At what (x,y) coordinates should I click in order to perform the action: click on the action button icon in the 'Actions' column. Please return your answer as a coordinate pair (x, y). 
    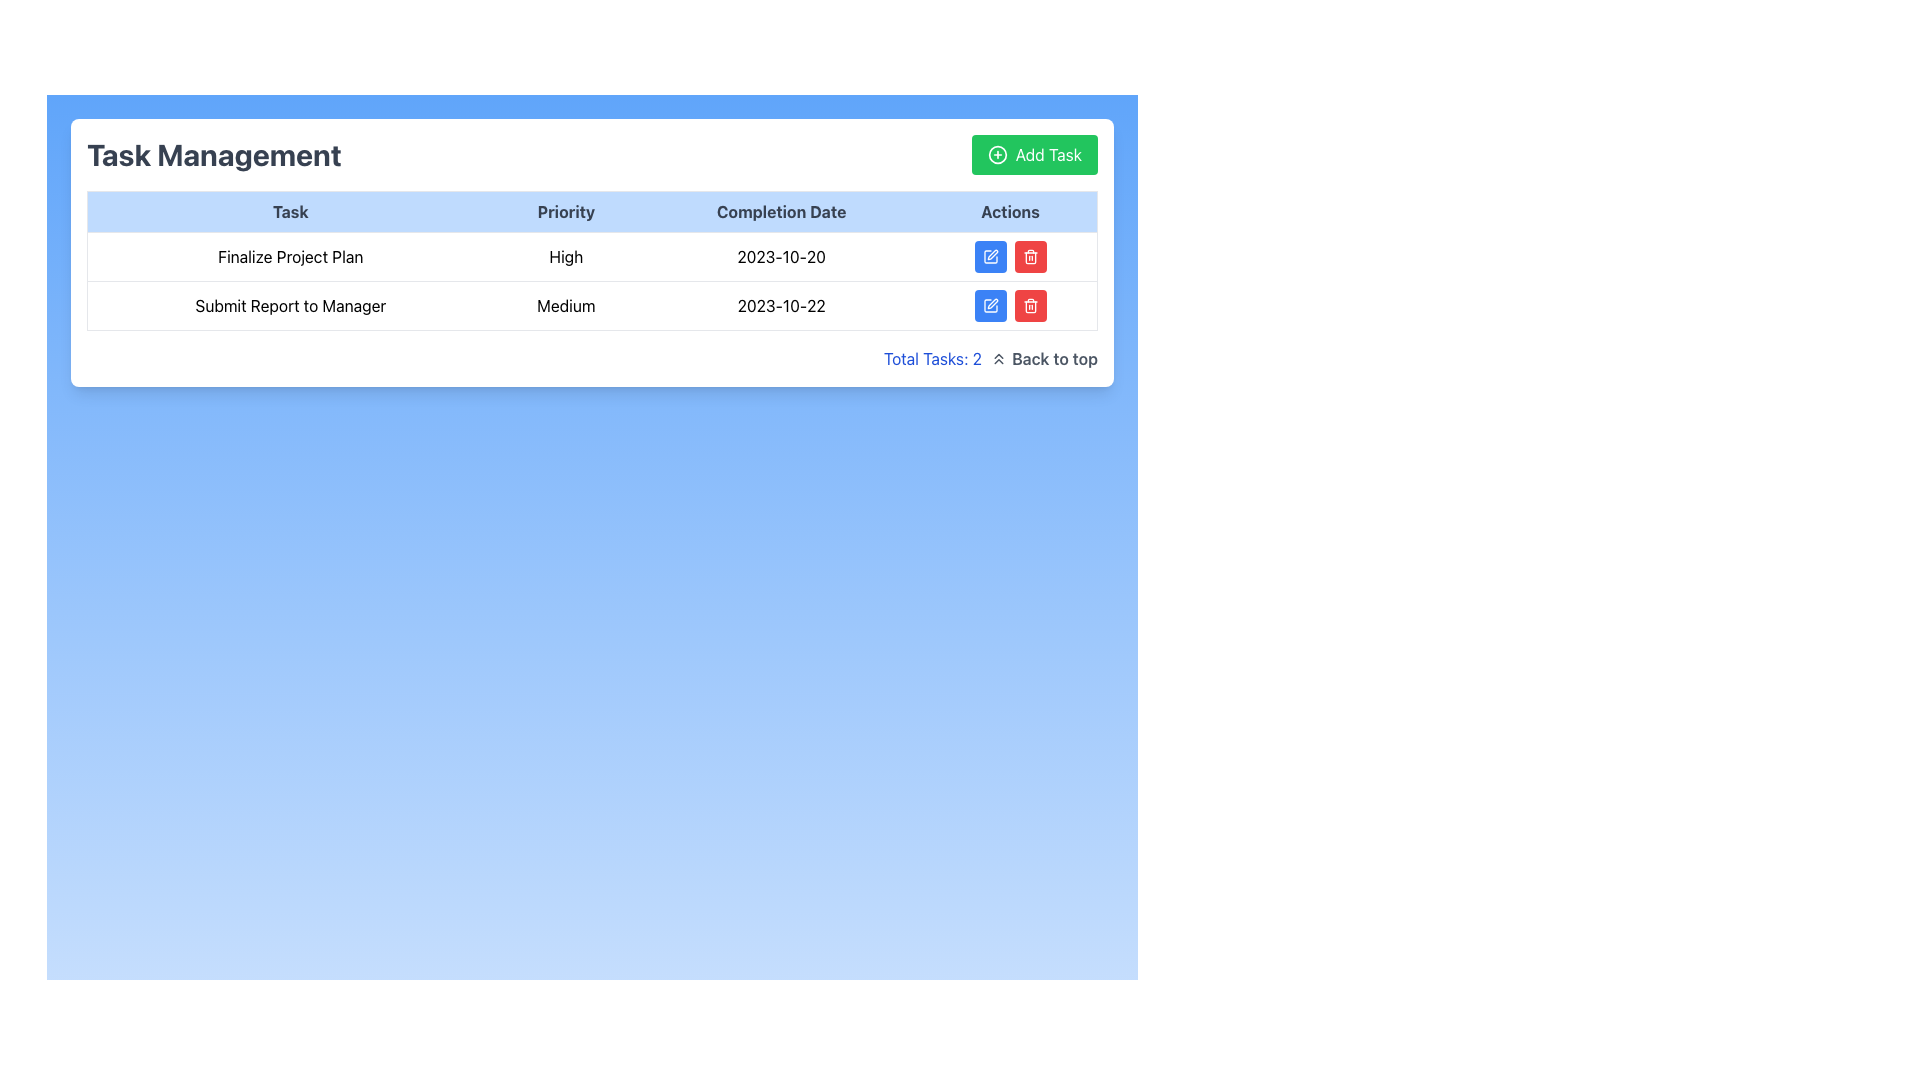
    Looking at the image, I should click on (990, 256).